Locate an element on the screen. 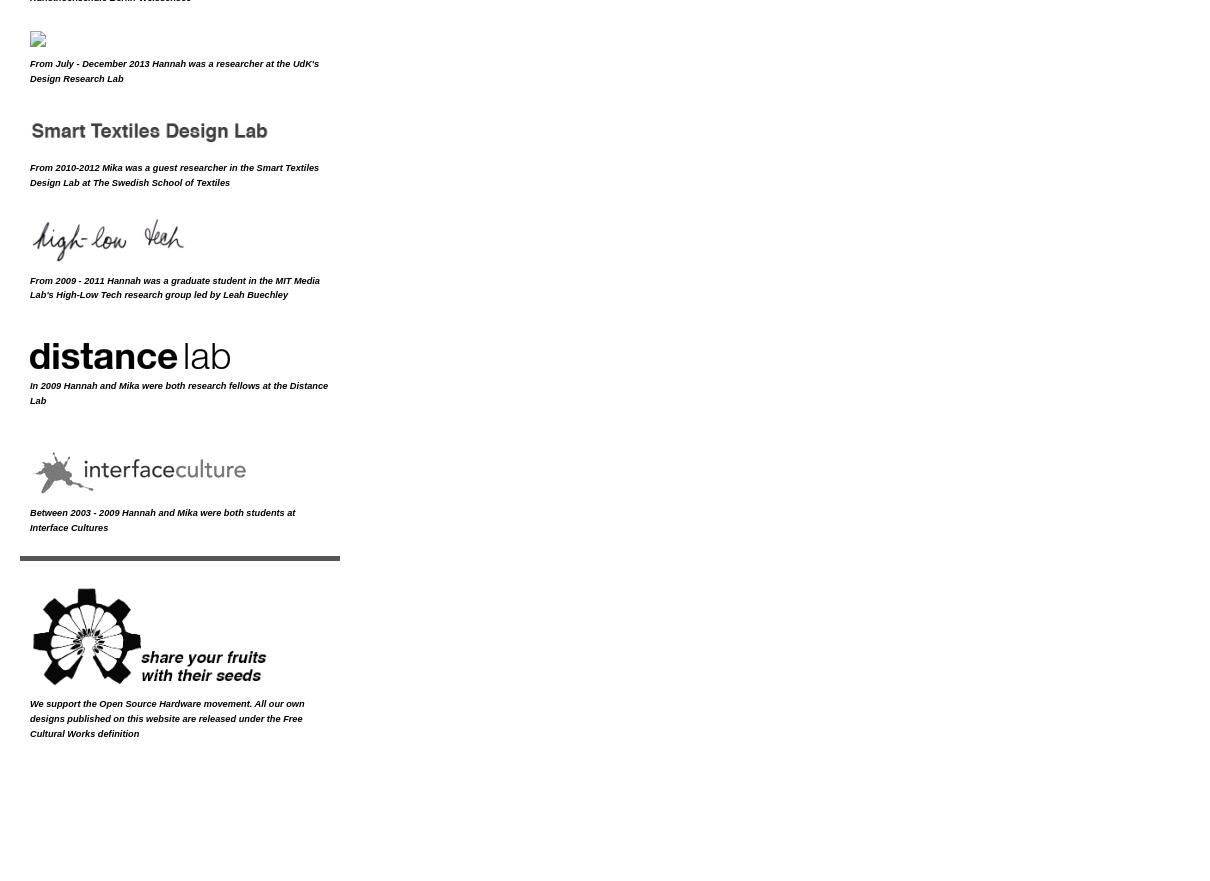 The width and height of the screenshot is (1210, 881). 'High-Low Tech' is located at coordinates (55, 293).